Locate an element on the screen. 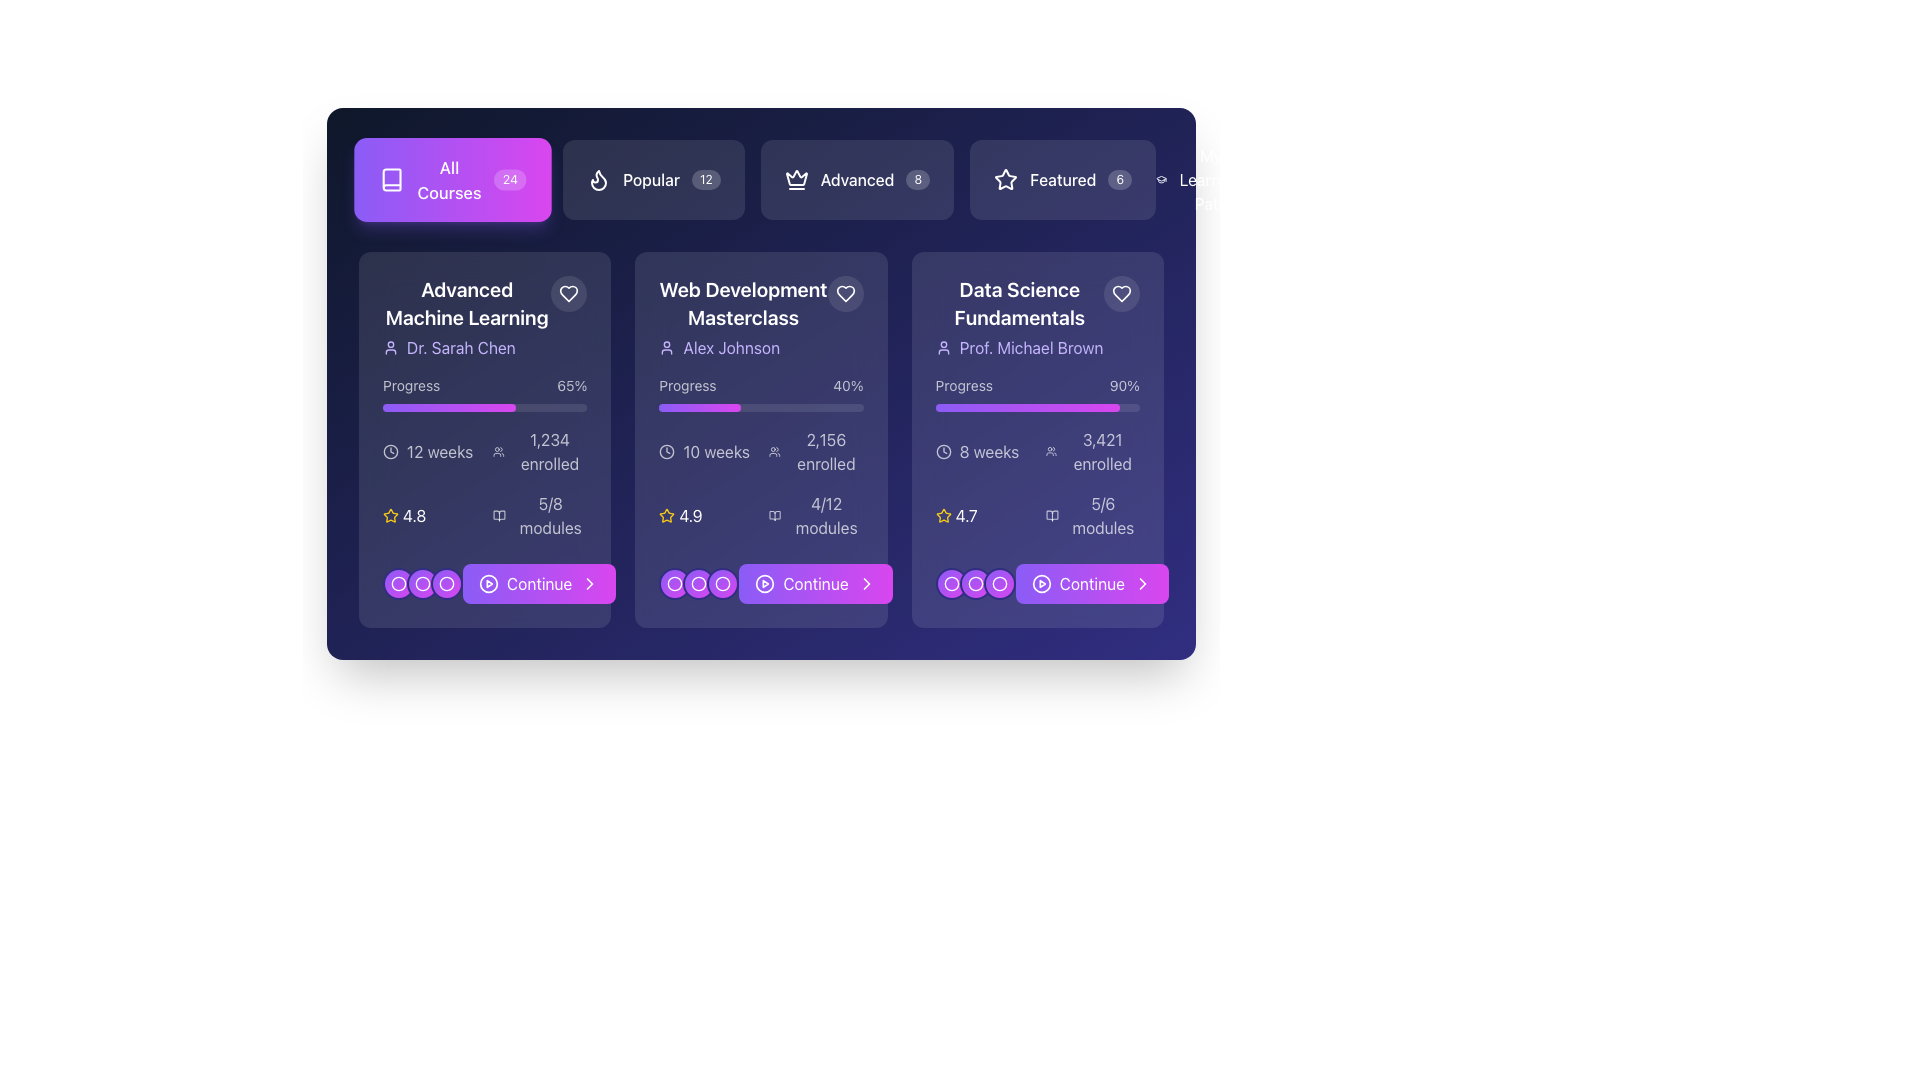 This screenshot has width=1920, height=1080. the text label within the middle 'Continue' button associated with the 'Web Development Masterclass' course is located at coordinates (816, 583).